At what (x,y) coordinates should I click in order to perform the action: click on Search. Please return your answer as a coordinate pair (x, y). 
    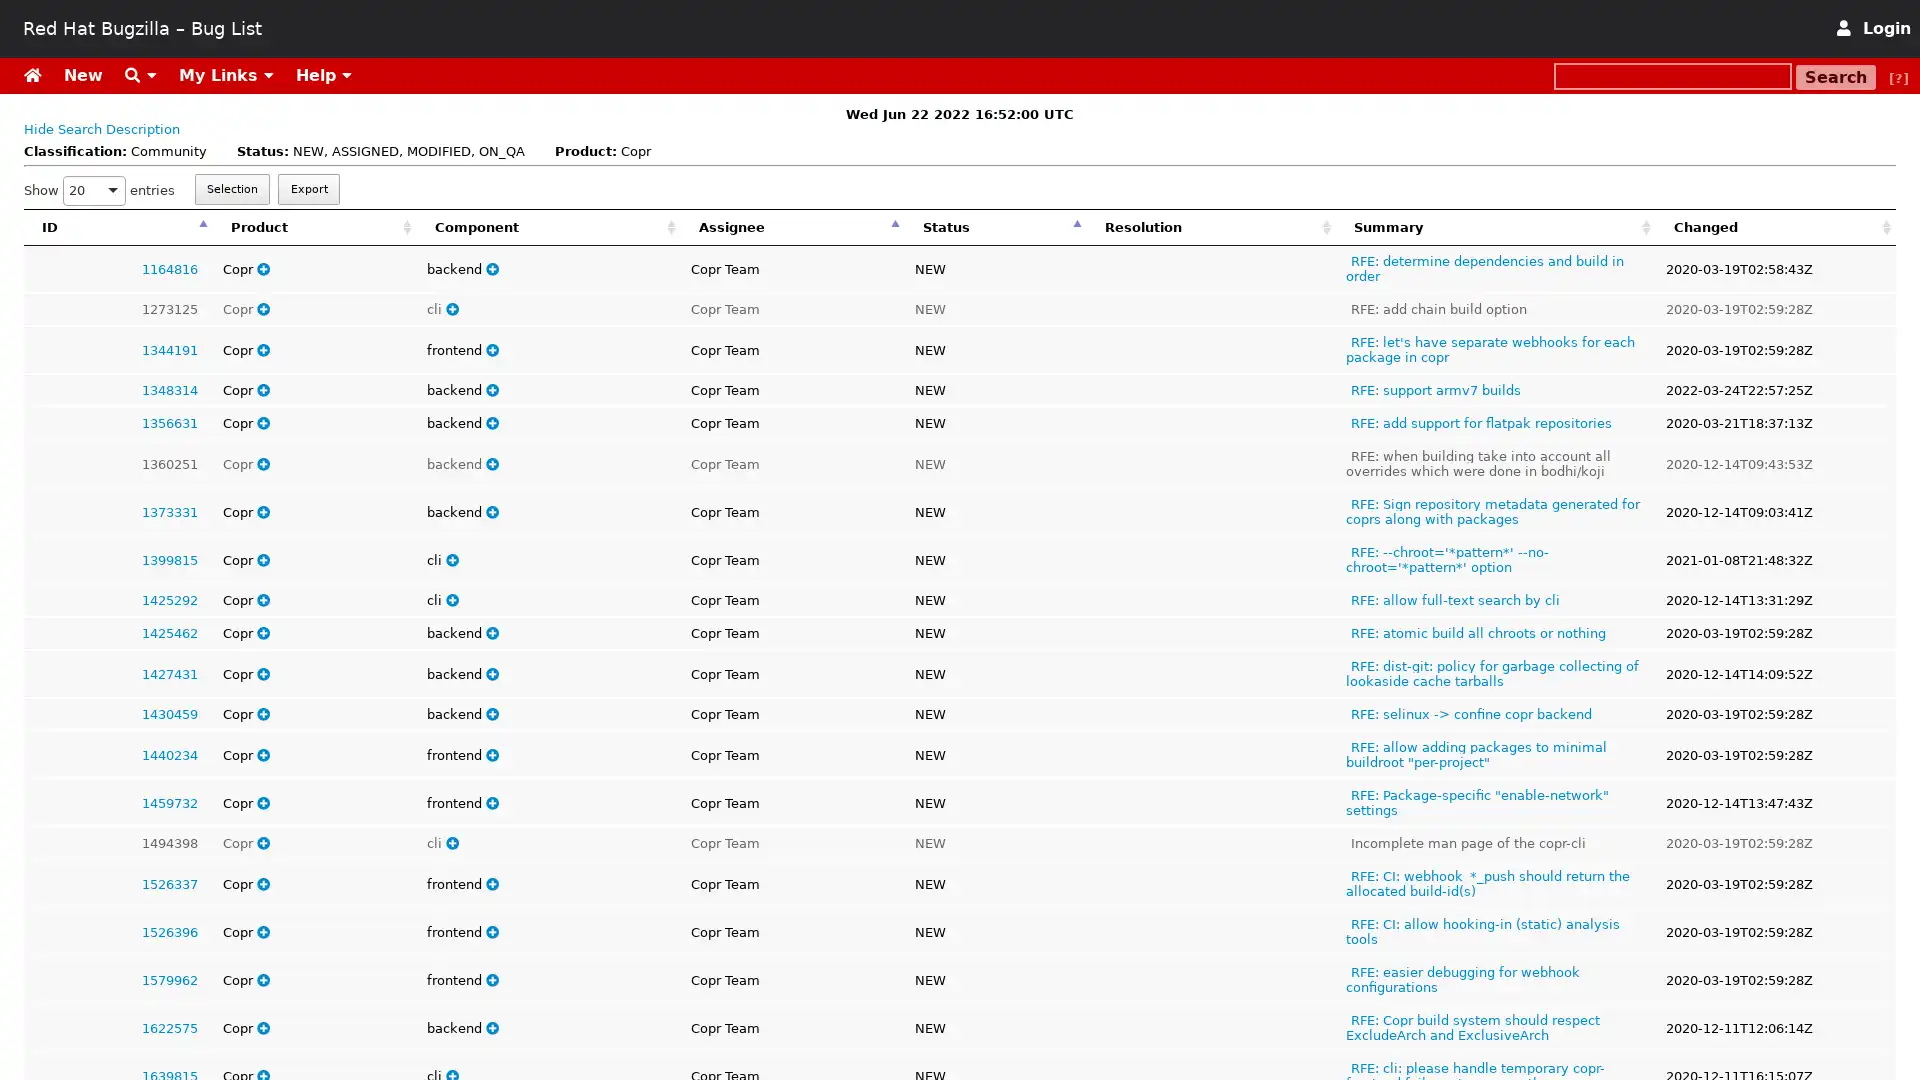
    Looking at the image, I should click on (1836, 76).